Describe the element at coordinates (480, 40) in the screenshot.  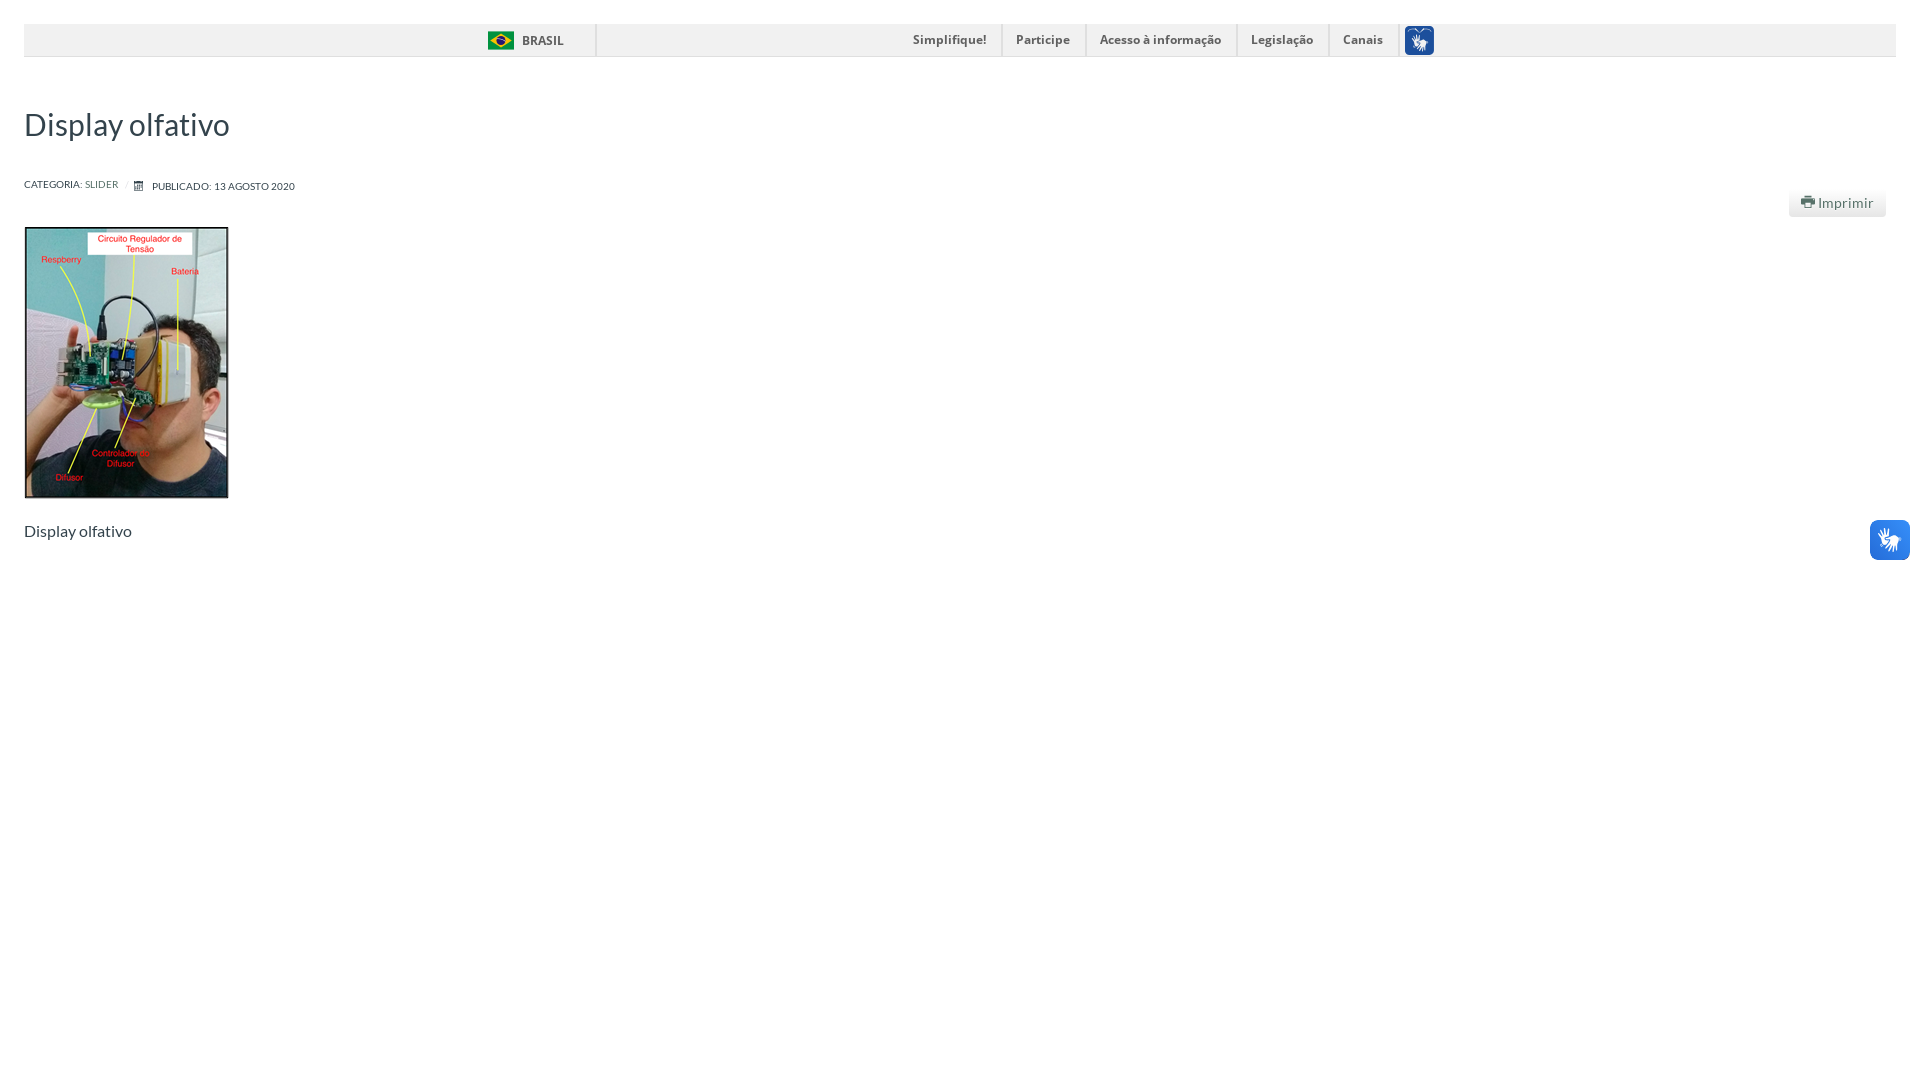
I see `'BRASIL'` at that location.